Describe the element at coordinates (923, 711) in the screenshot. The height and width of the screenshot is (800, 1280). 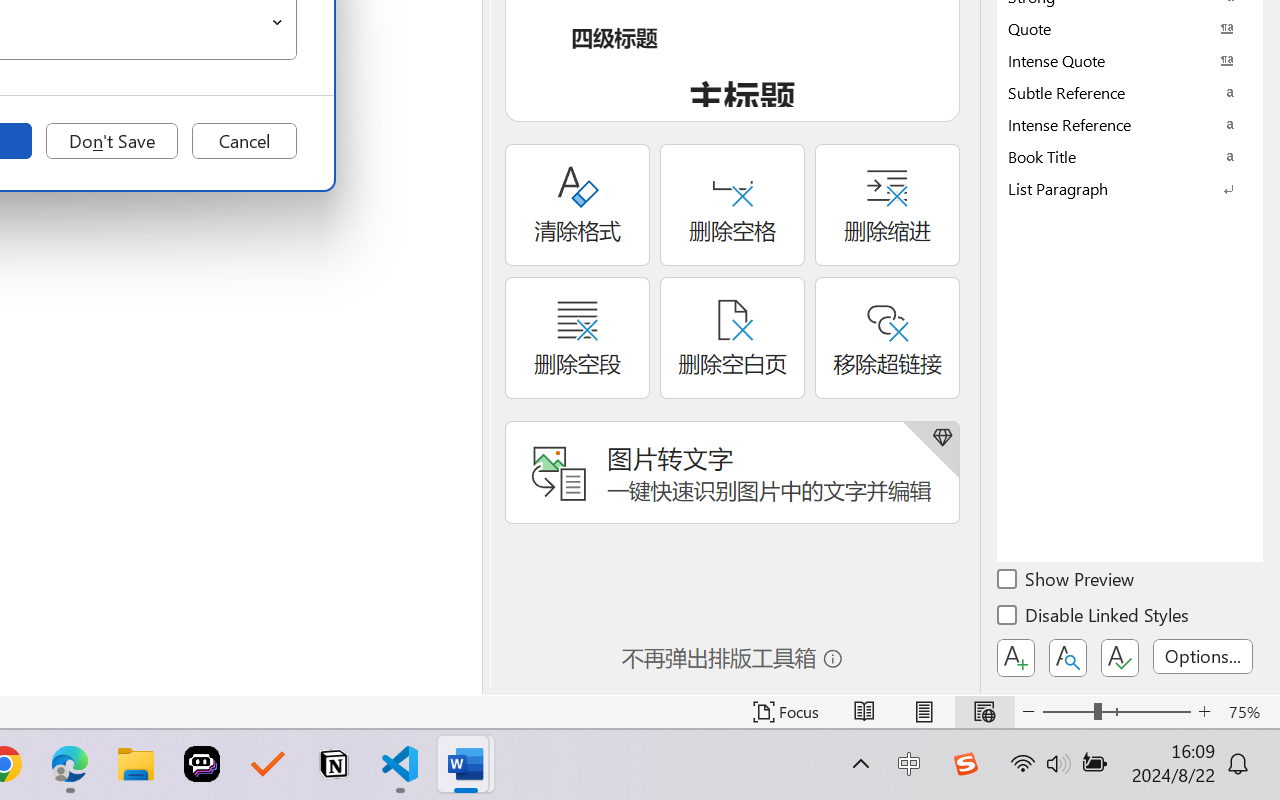
I see `'Print Layout'` at that location.